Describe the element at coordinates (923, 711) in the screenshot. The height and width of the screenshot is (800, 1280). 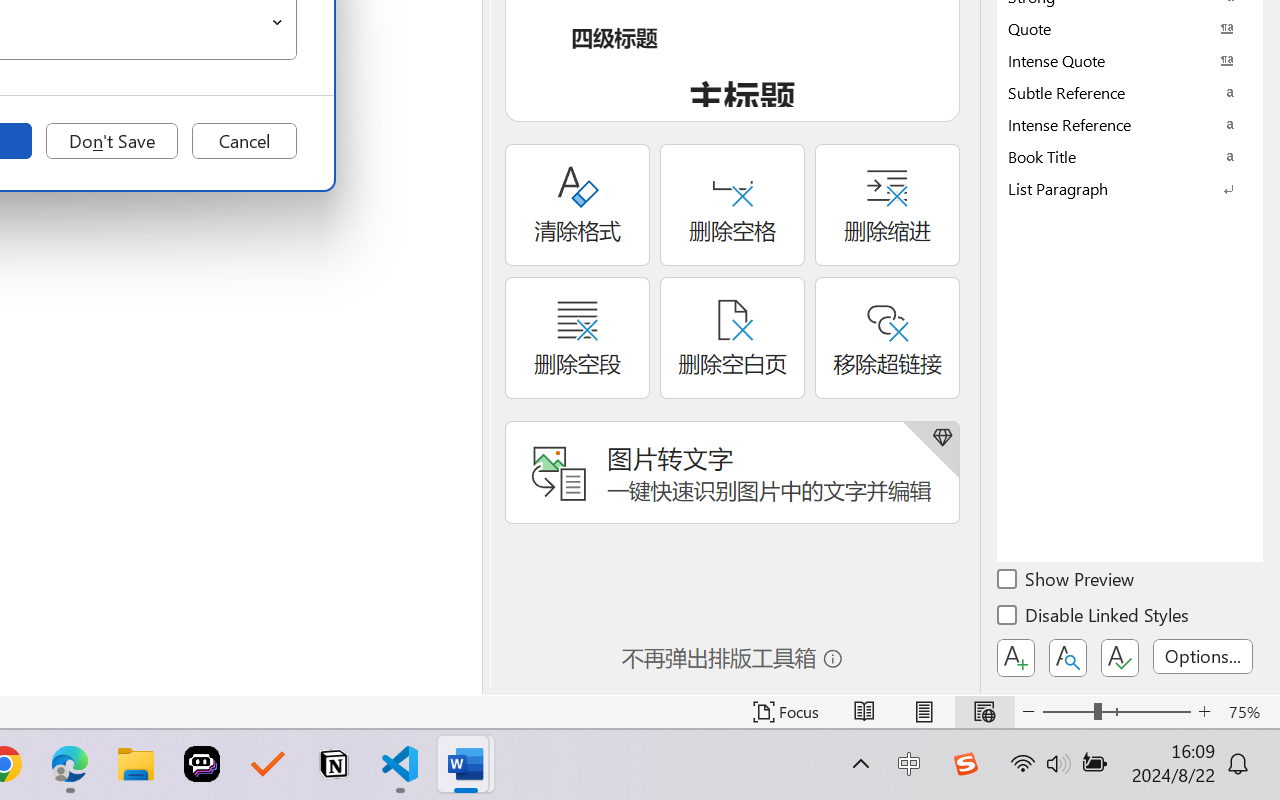
I see `'Print Layout'` at that location.